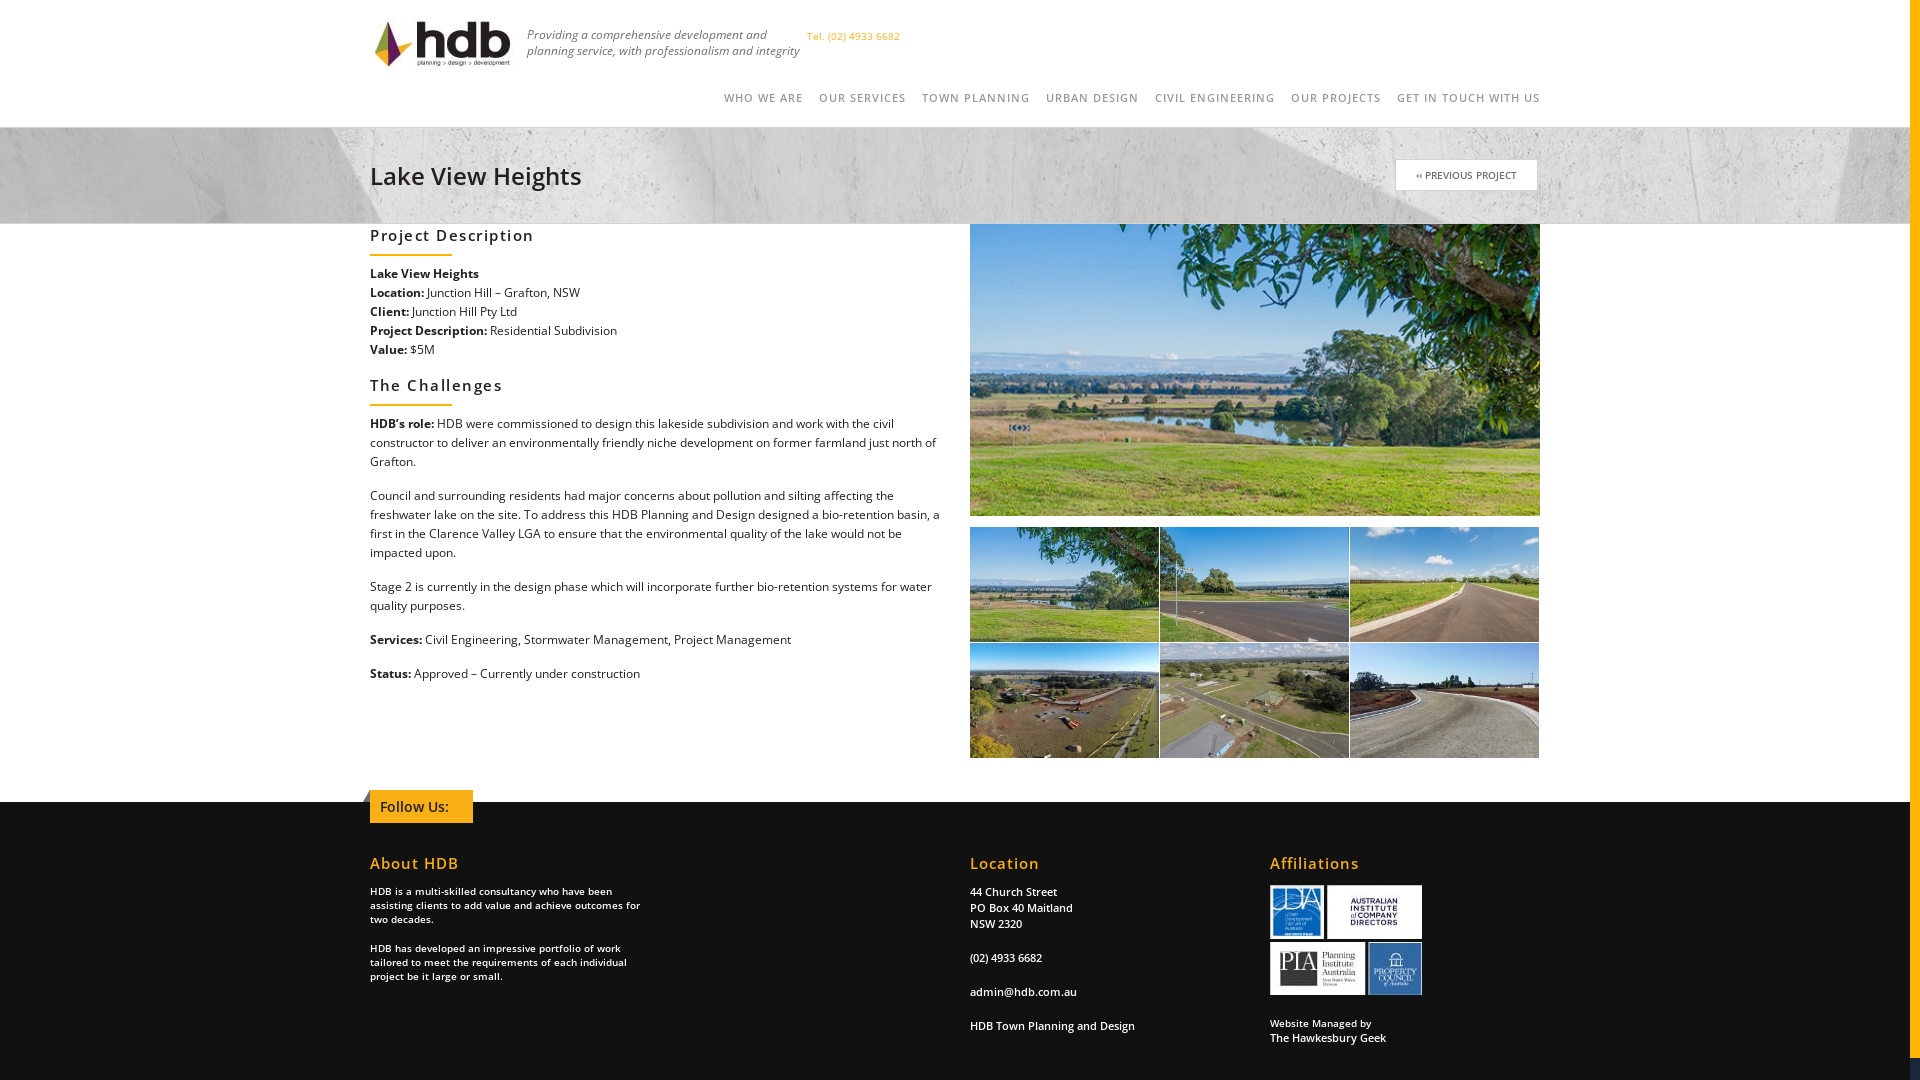  I want to click on '44 Church Street, so click(1103, 907).